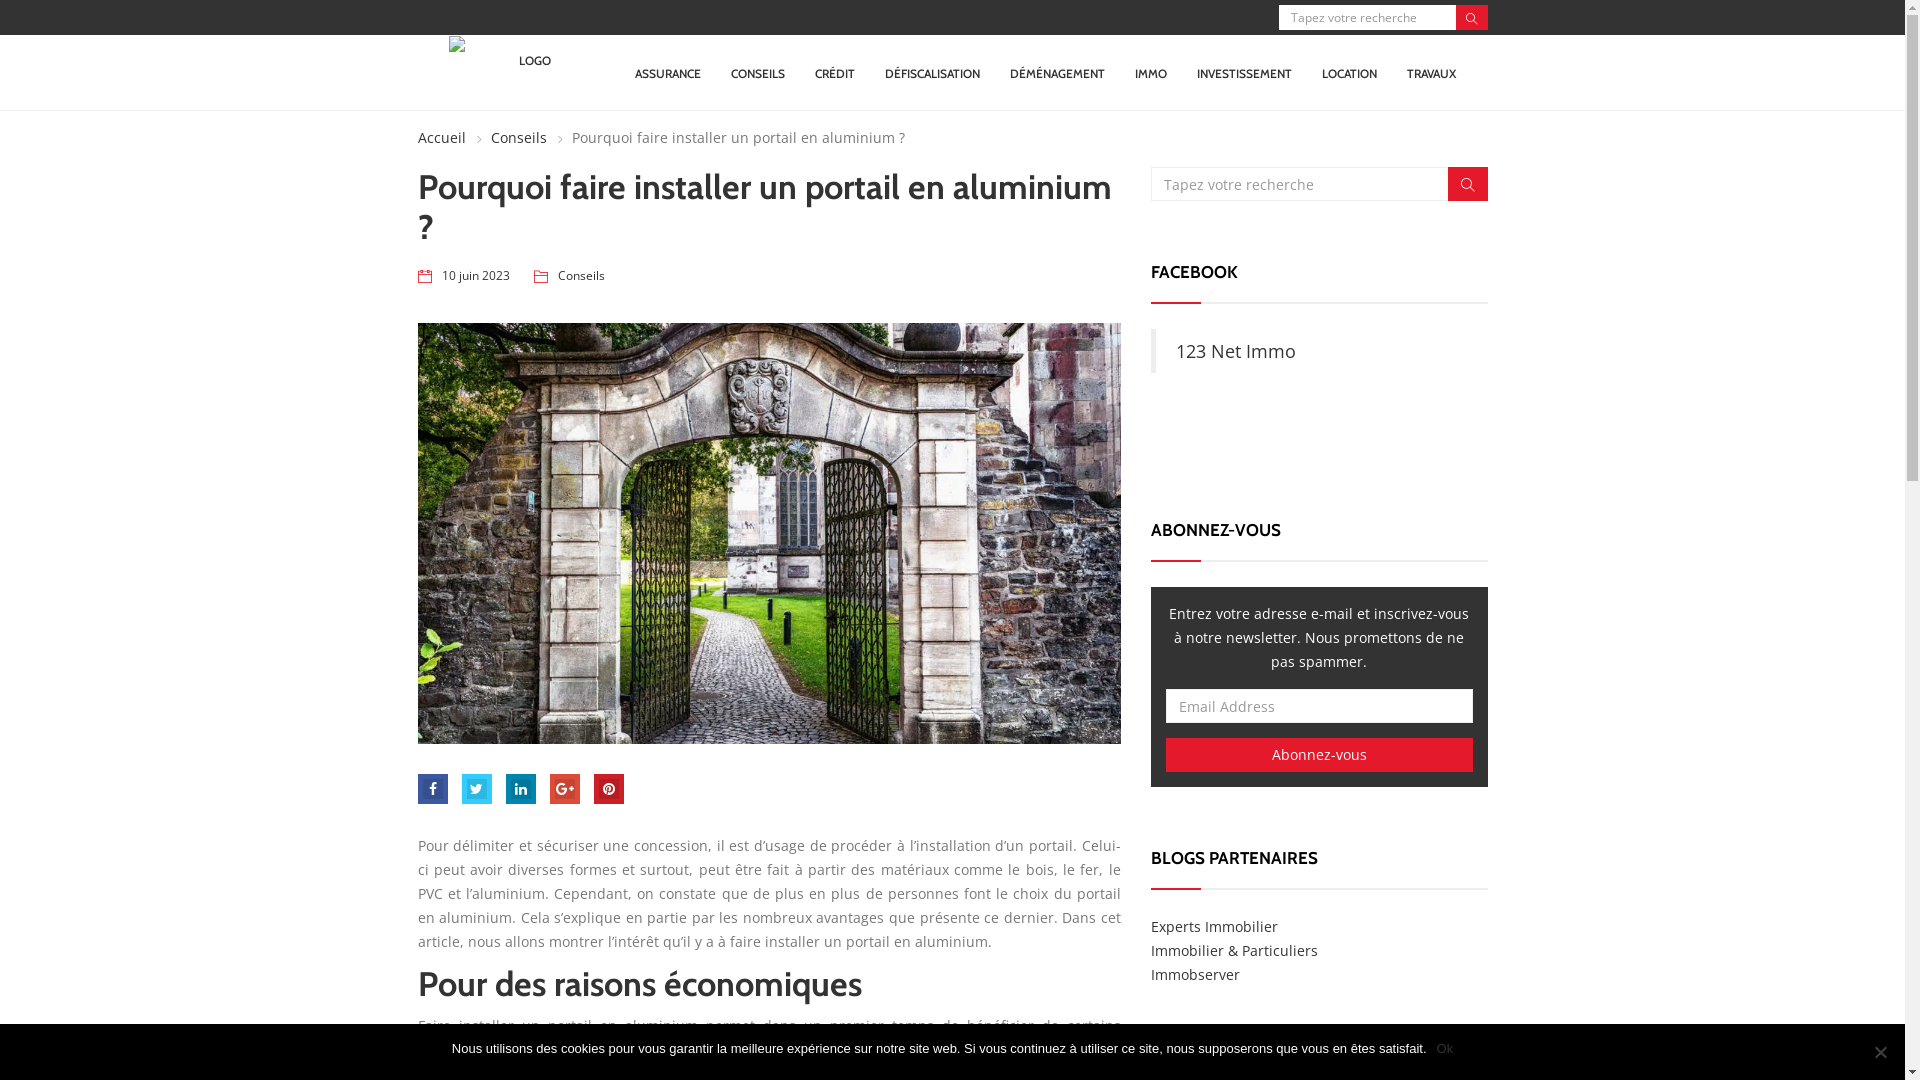 The image size is (1920, 1080). Describe the element at coordinates (1213, 926) in the screenshot. I see `'Experts Immobilier'` at that location.